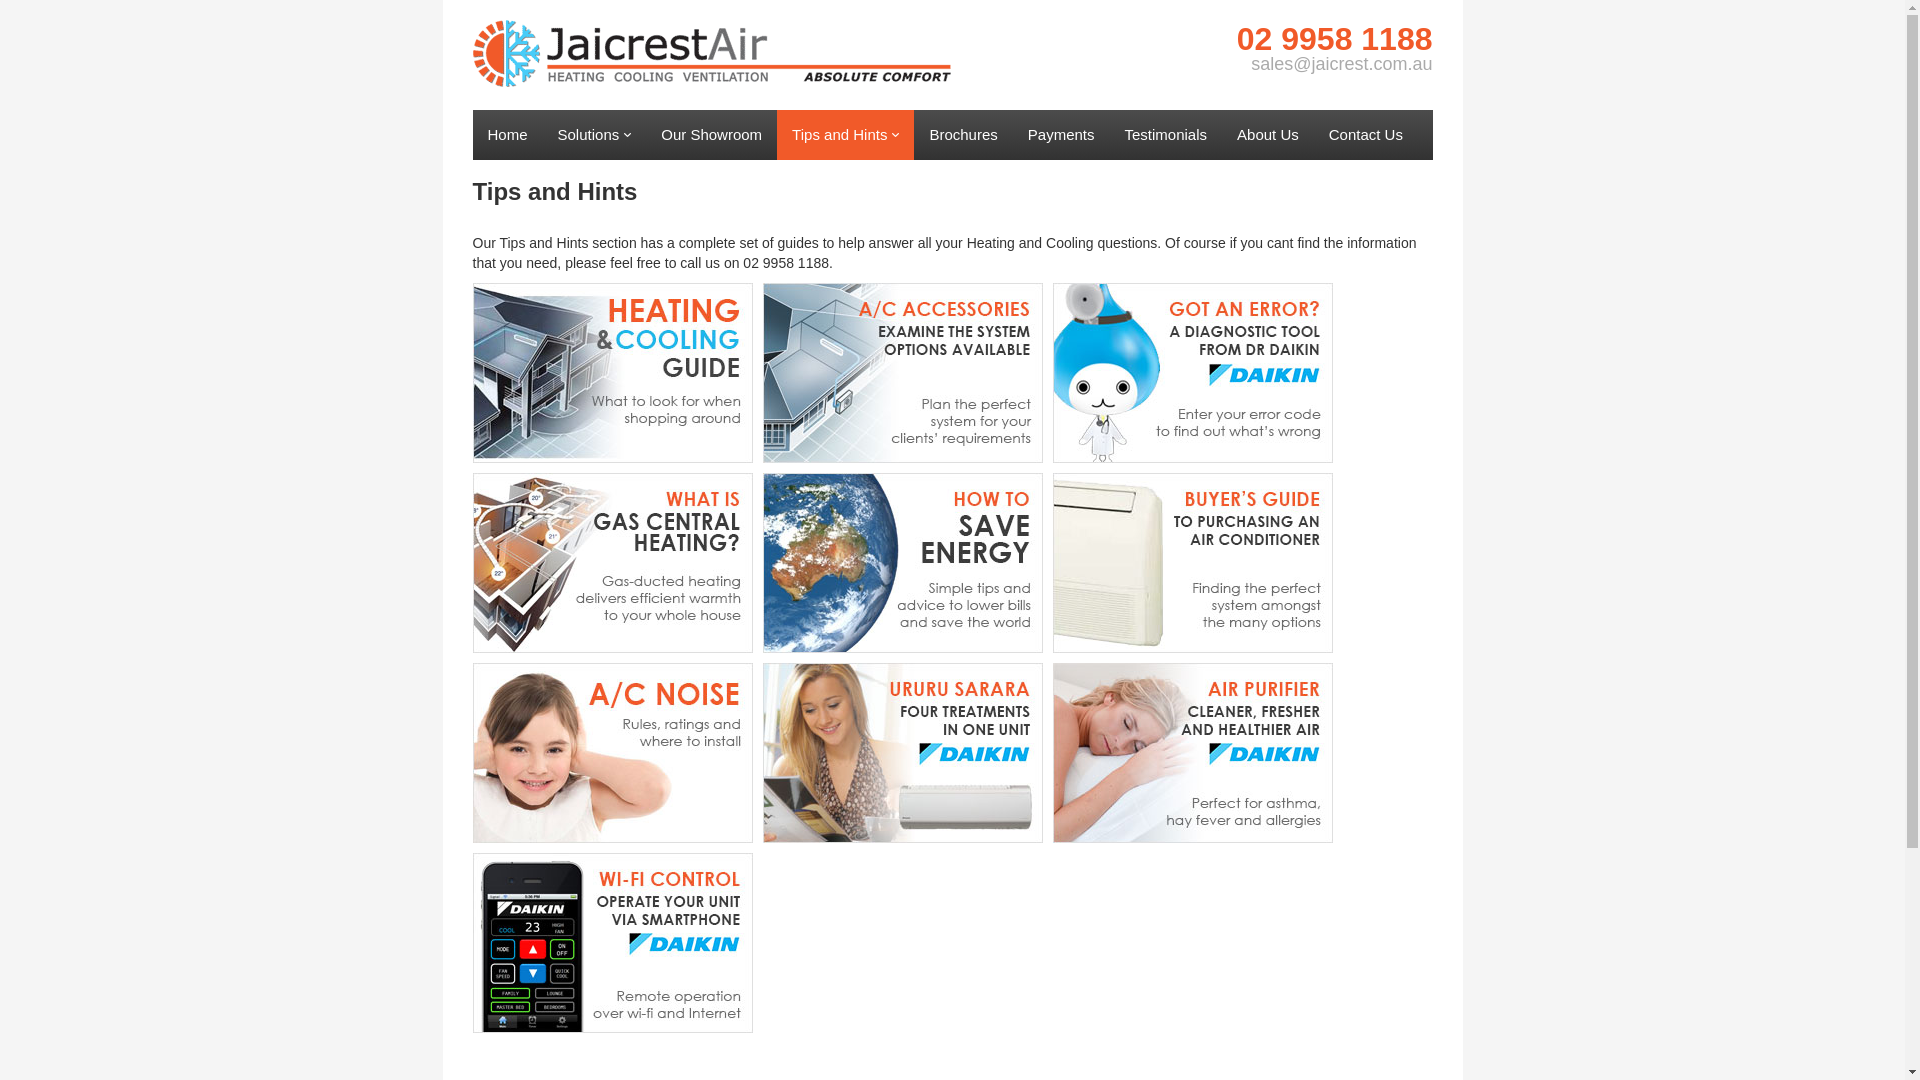 This screenshot has height=1080, width=1920. Describe the element at coordinates (1060, 135) in the screenshot. I see `'Payments'` at that location.